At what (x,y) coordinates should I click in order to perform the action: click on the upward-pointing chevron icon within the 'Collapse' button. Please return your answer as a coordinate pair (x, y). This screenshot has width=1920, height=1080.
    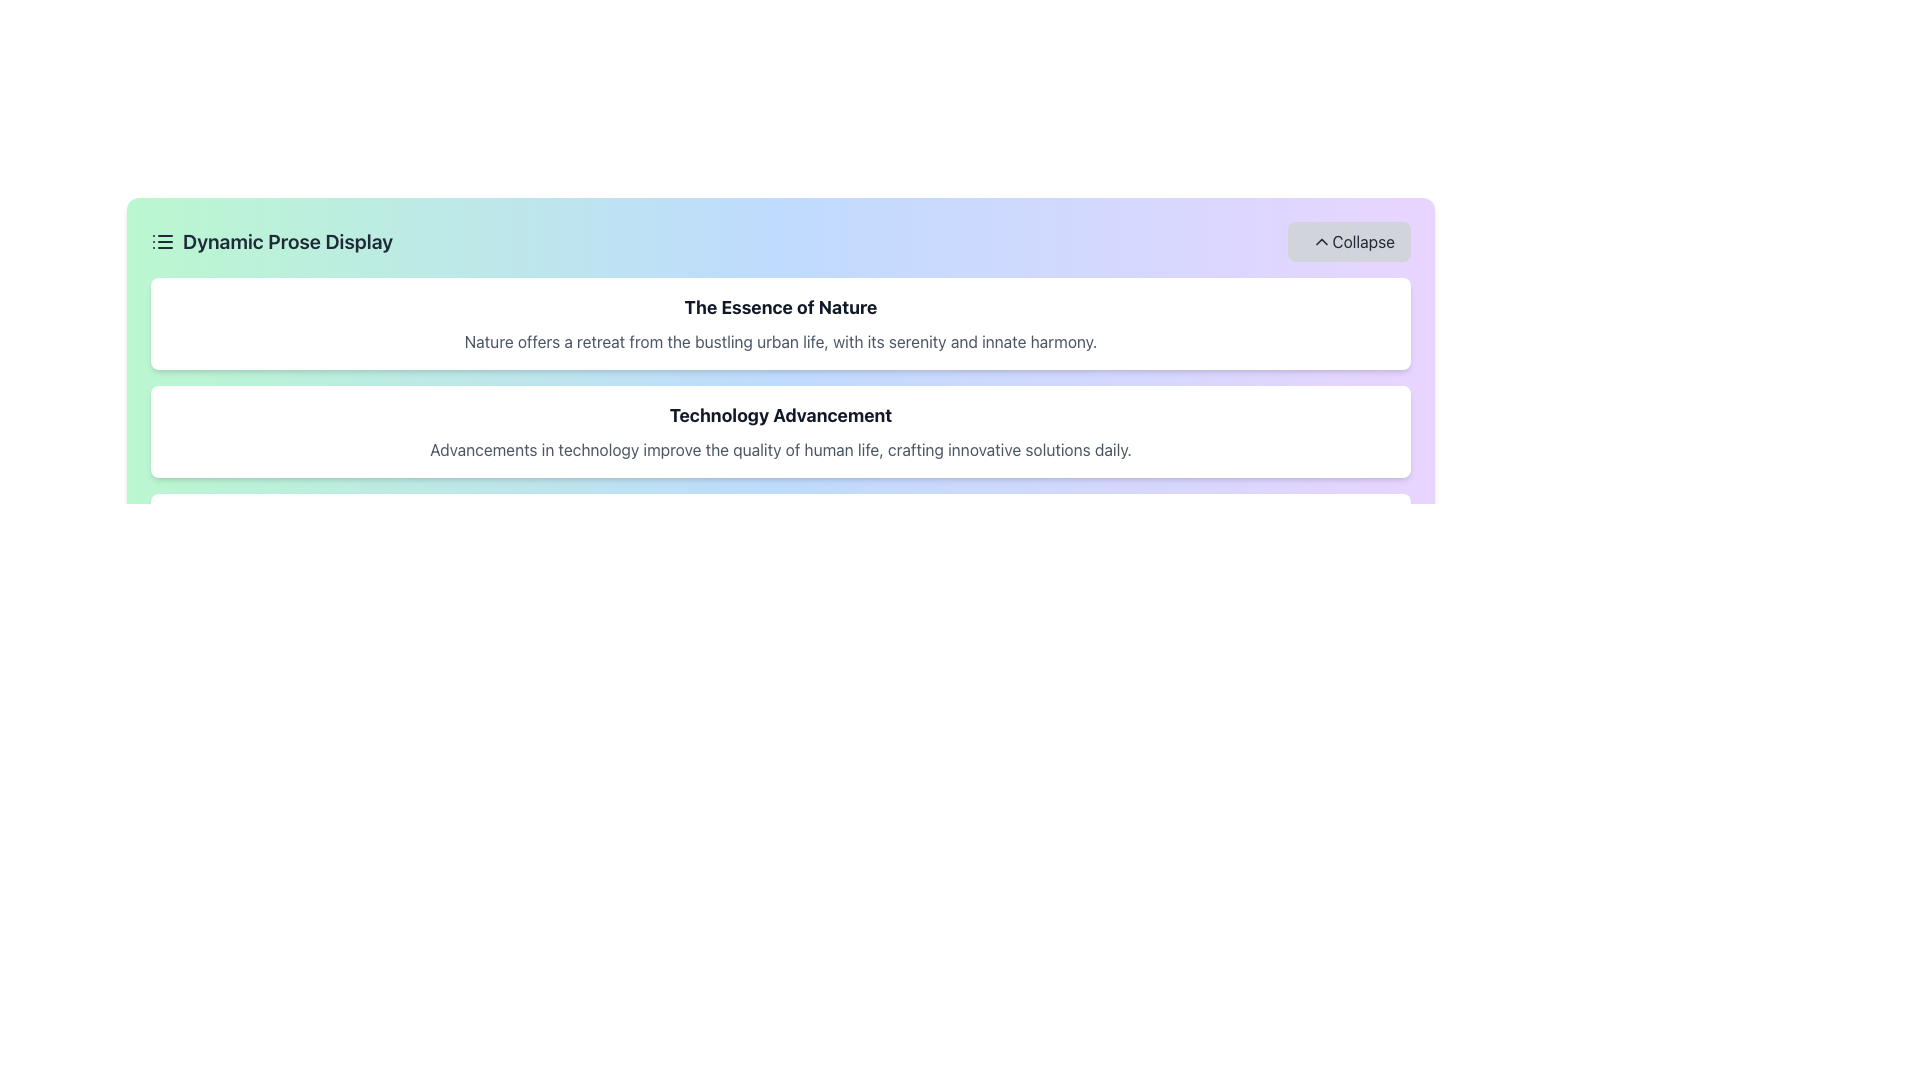
    Looking at the image, I should click on (1322, 241).